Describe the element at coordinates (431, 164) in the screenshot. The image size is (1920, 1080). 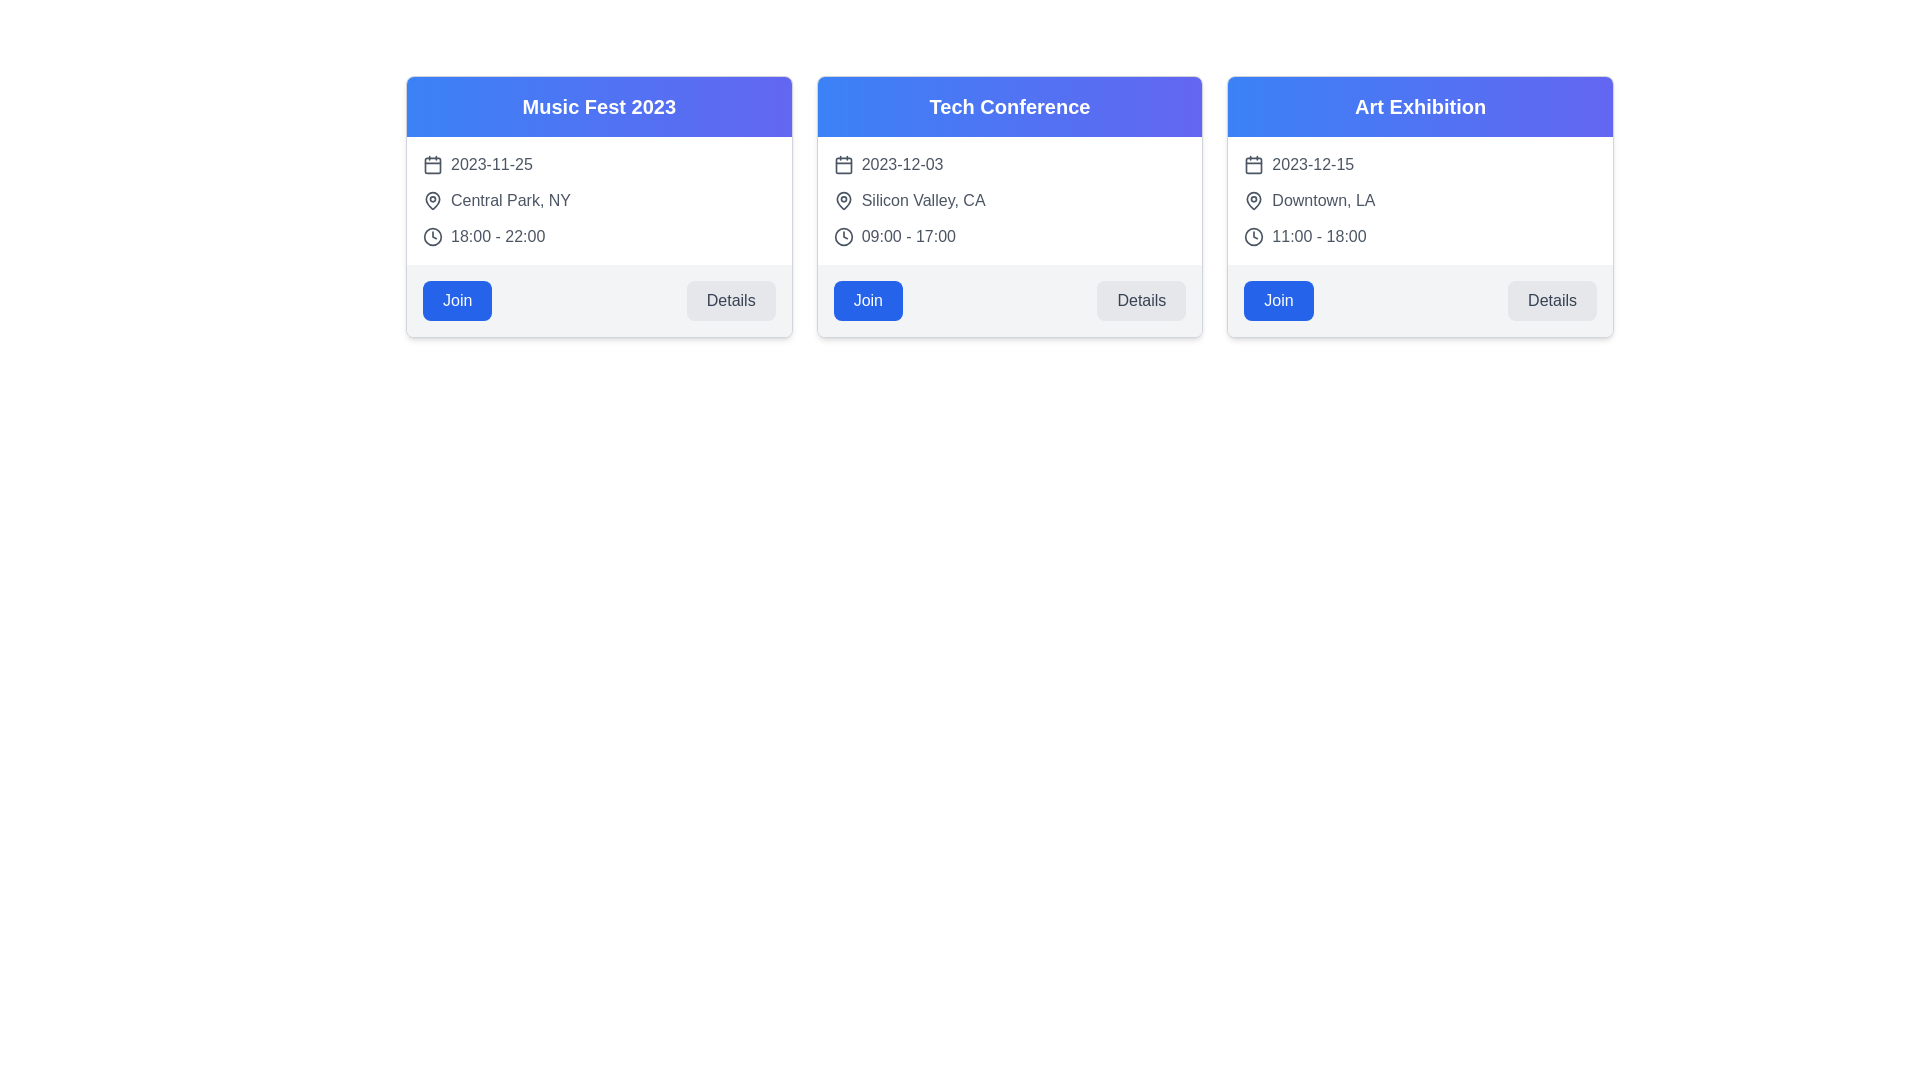
I see `the Icon graphic component, which is a rectangular shape with rounded corners, styled in a neutral color, located within the calendar icon on the left side of the 'Music Fest 2023' event card` at that location.